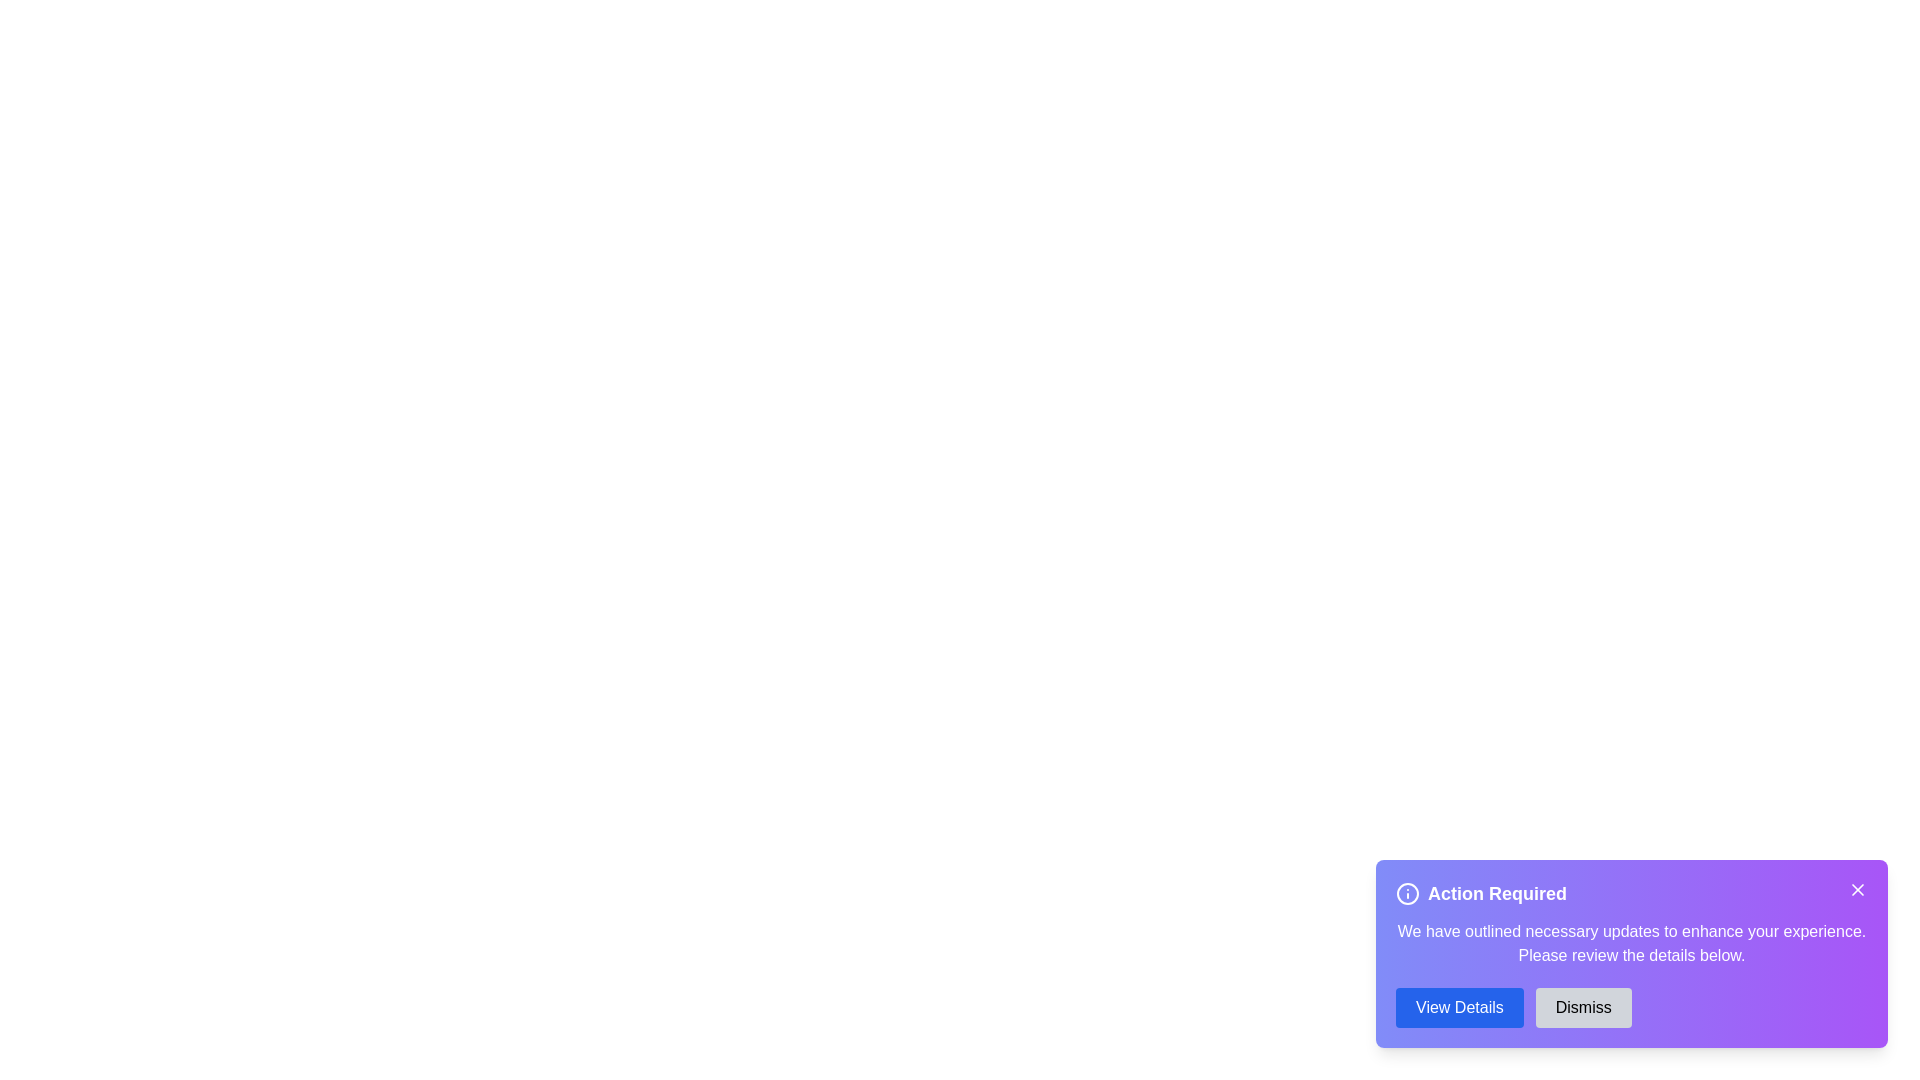 This screenshot has height=1080, width=1920. What do you see at coordinates (1582, 1007) in the screenshot?
I see `the 'Dismiss' button to close the alert` at bounding box center [1582, 1007].